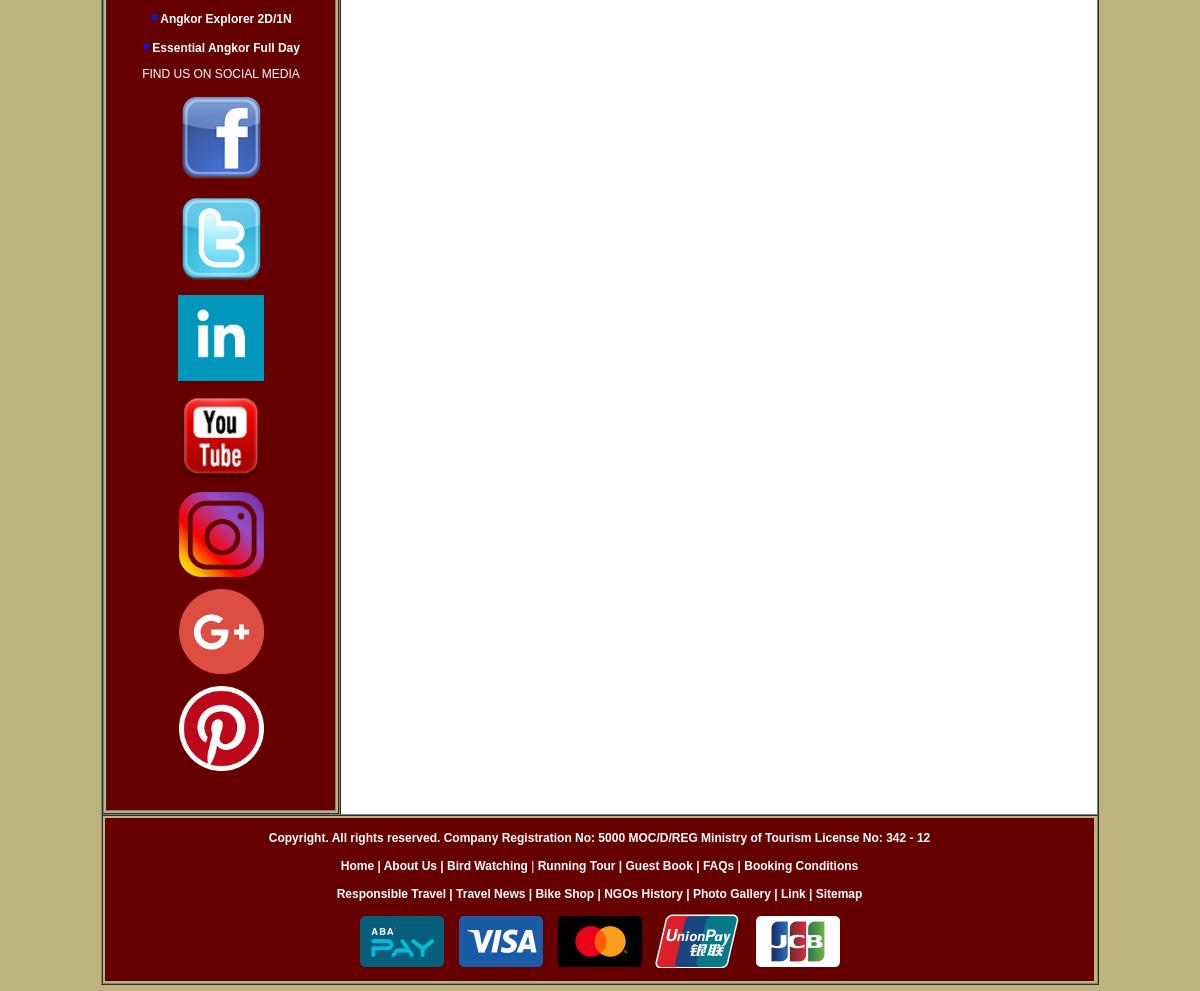 The image size is (1200, 991). Describe the element at coordinates (406, 866) in the screenshot. I see `'| About Us'` at that location.